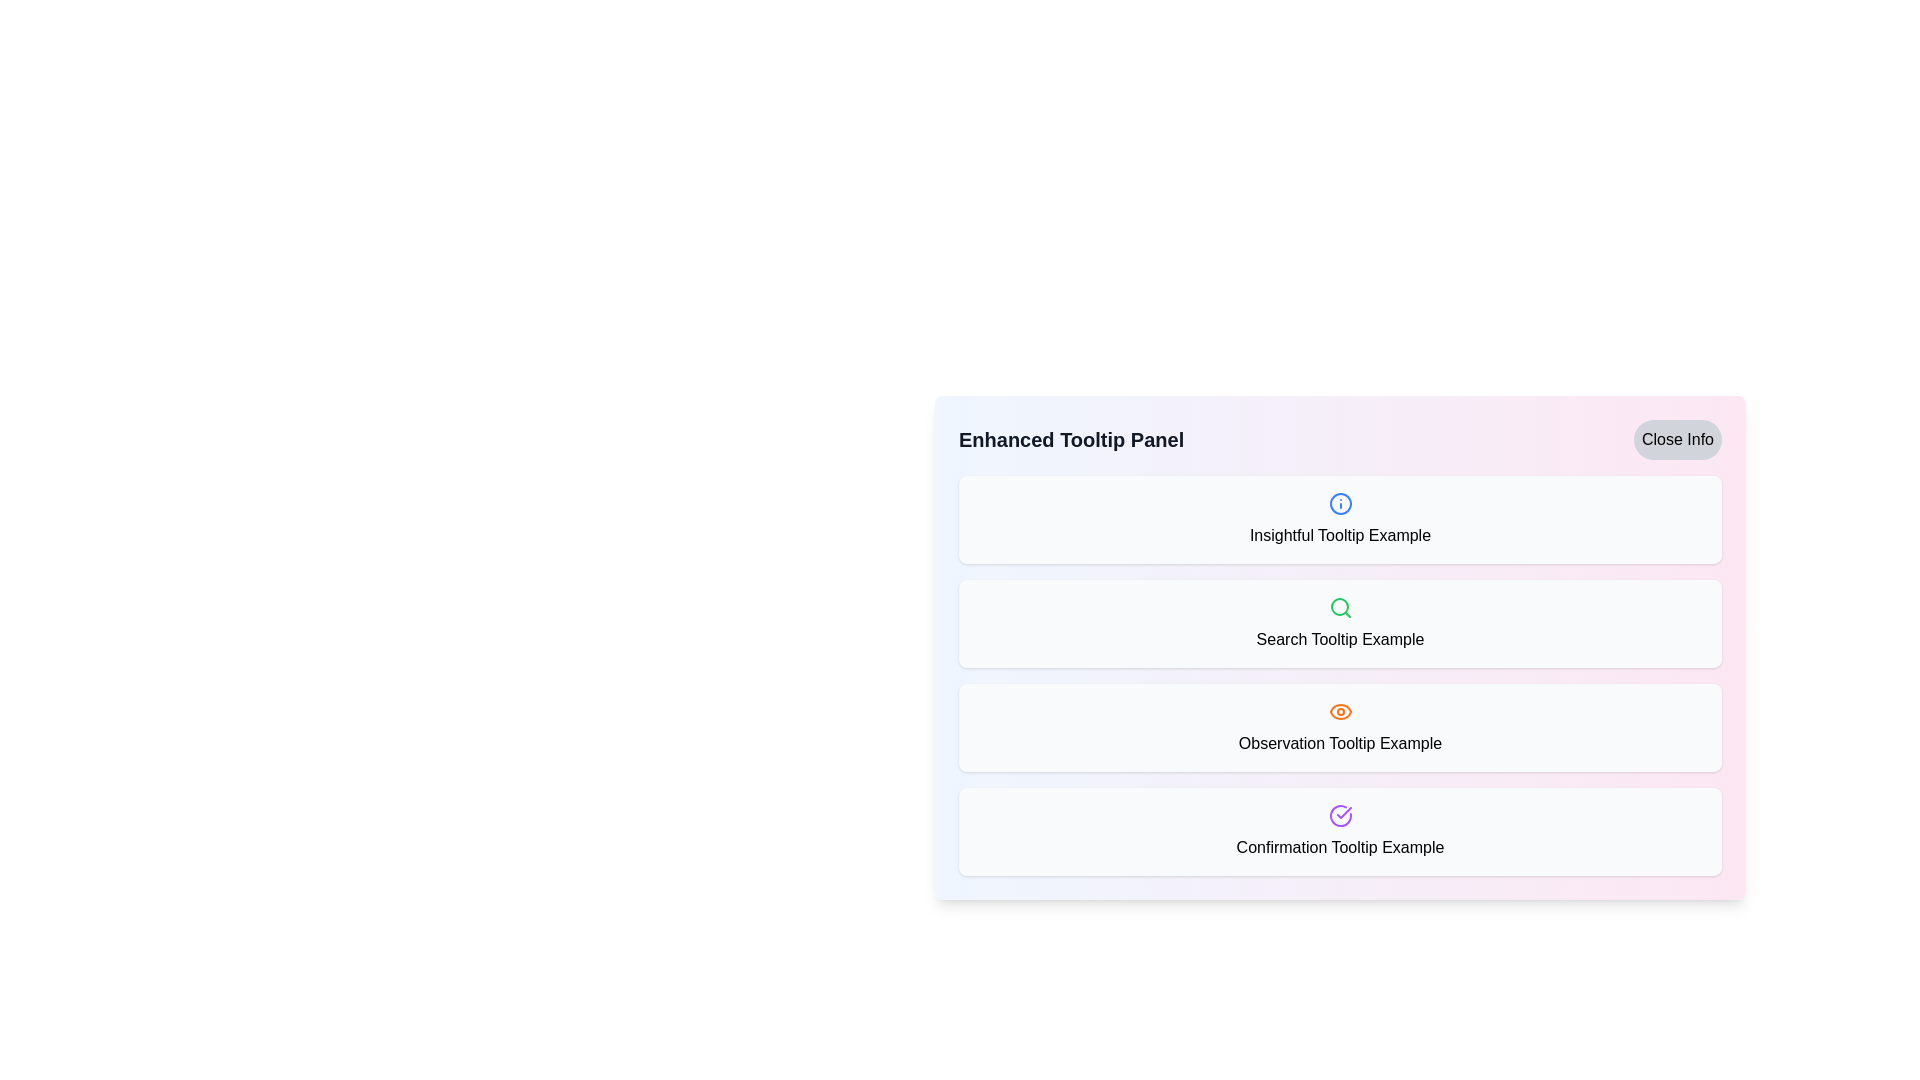 The width and height of the screenshot is (1920, 1080). What do you see at coordinates (1070, 438) in the screenshot?
I see `text of the Text Label labeled 'Enhanced Tooltip Panel', which is styled with a bold font and located in the top left part of the interface` at bounding box center [1070, 438].